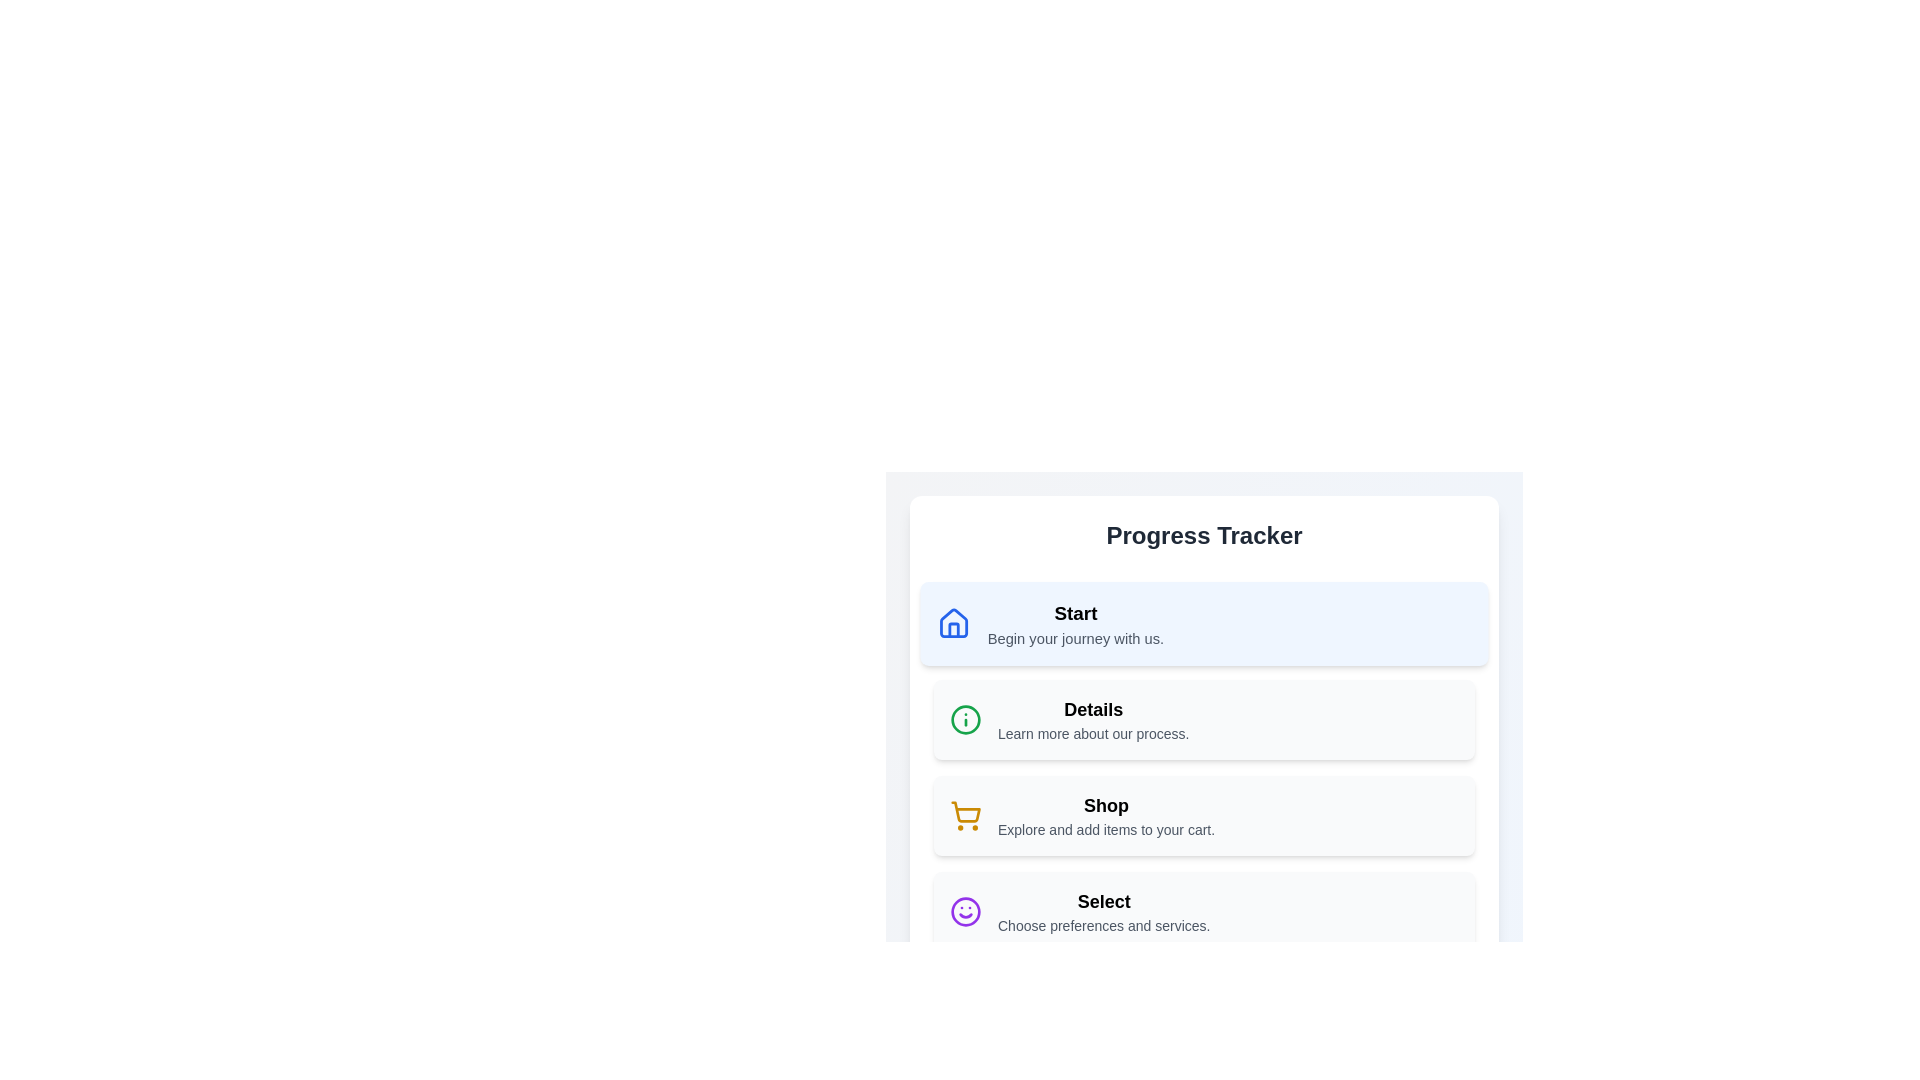 The image size is (1920, 1080). Describe the element at coordinates (1105, 816) in the screenshot. I see `the static informational text block that includes the words 'Shop' and 'Explore and add items to your cart.' This block is the third section of a progress tracker interface, following the 'Details' section and preceding the 'Select' section` at that location.